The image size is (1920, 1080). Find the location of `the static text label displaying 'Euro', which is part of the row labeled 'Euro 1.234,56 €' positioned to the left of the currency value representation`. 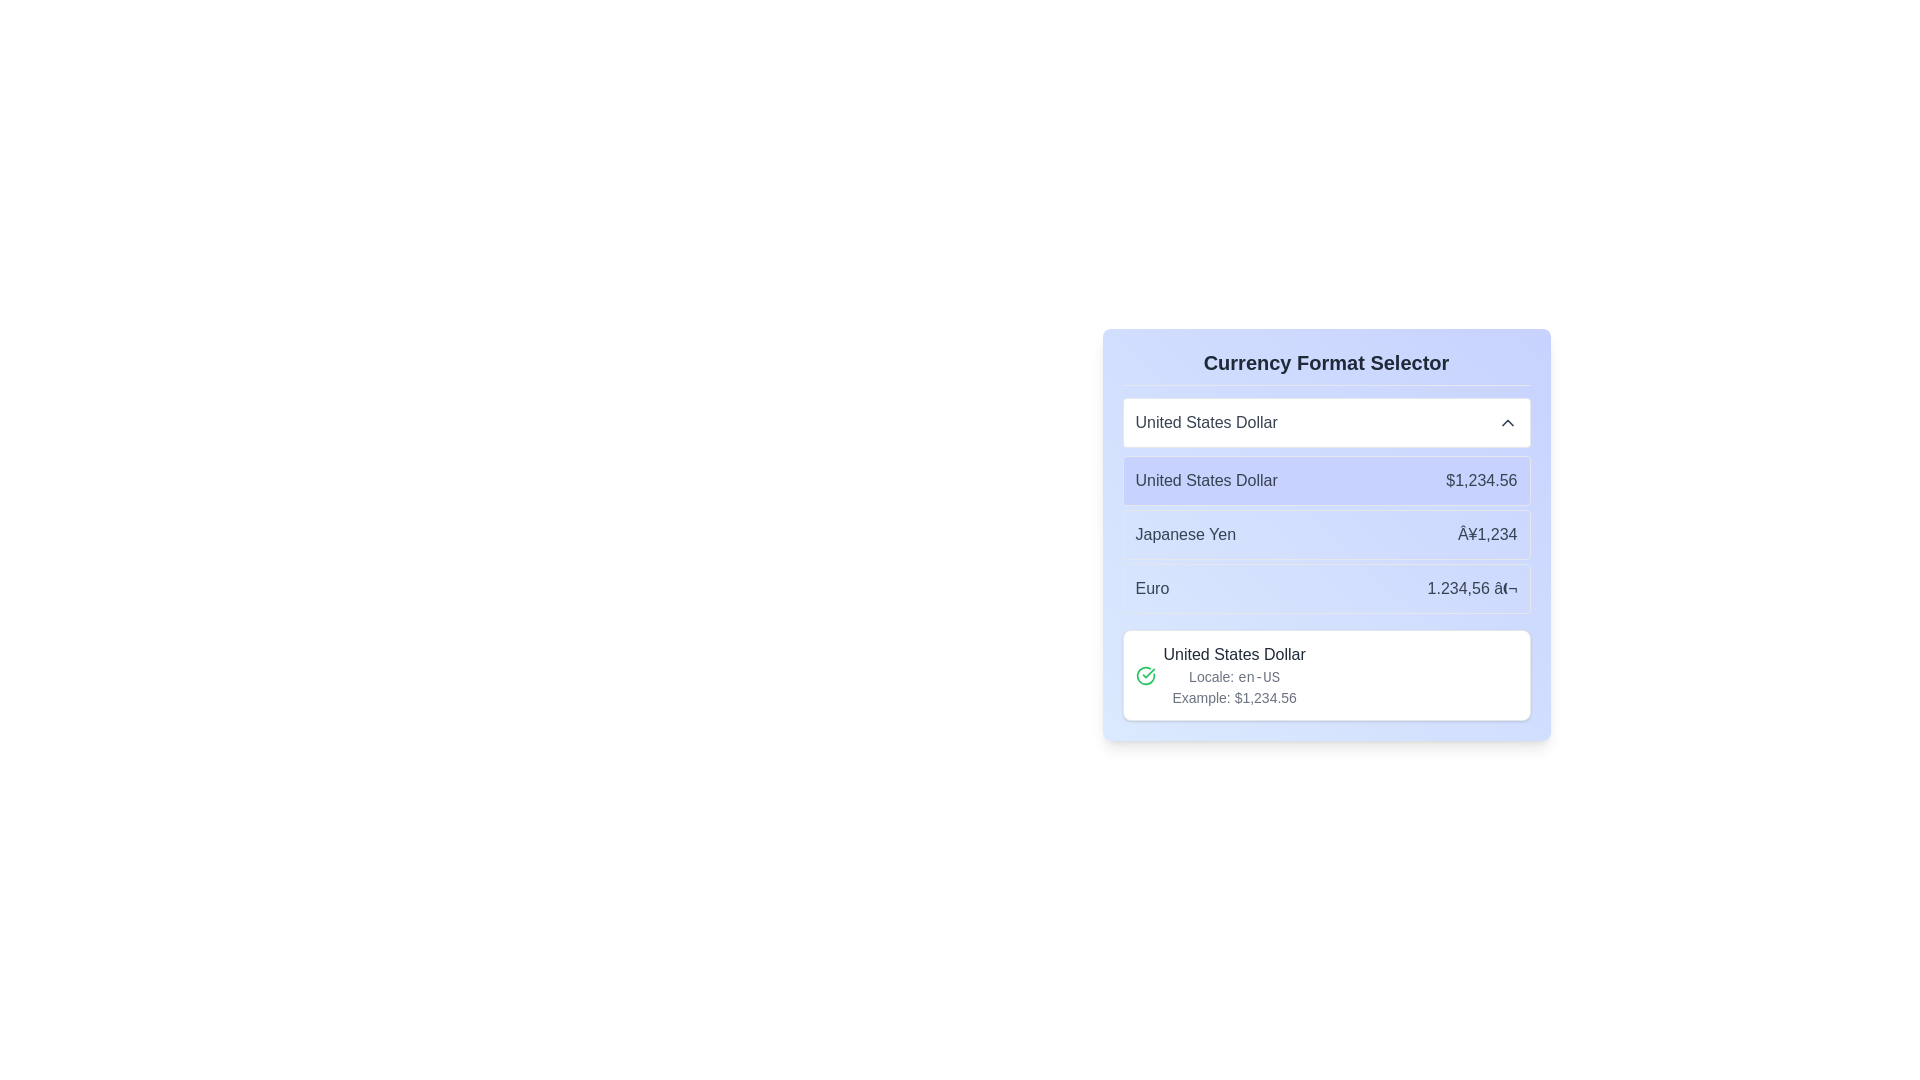

the static text label displaying 'Euro', which is part of the row labeled 'Euro 1.234,56 €' positioned to the left of the currency value representation is located at coordinates (1152, 588).